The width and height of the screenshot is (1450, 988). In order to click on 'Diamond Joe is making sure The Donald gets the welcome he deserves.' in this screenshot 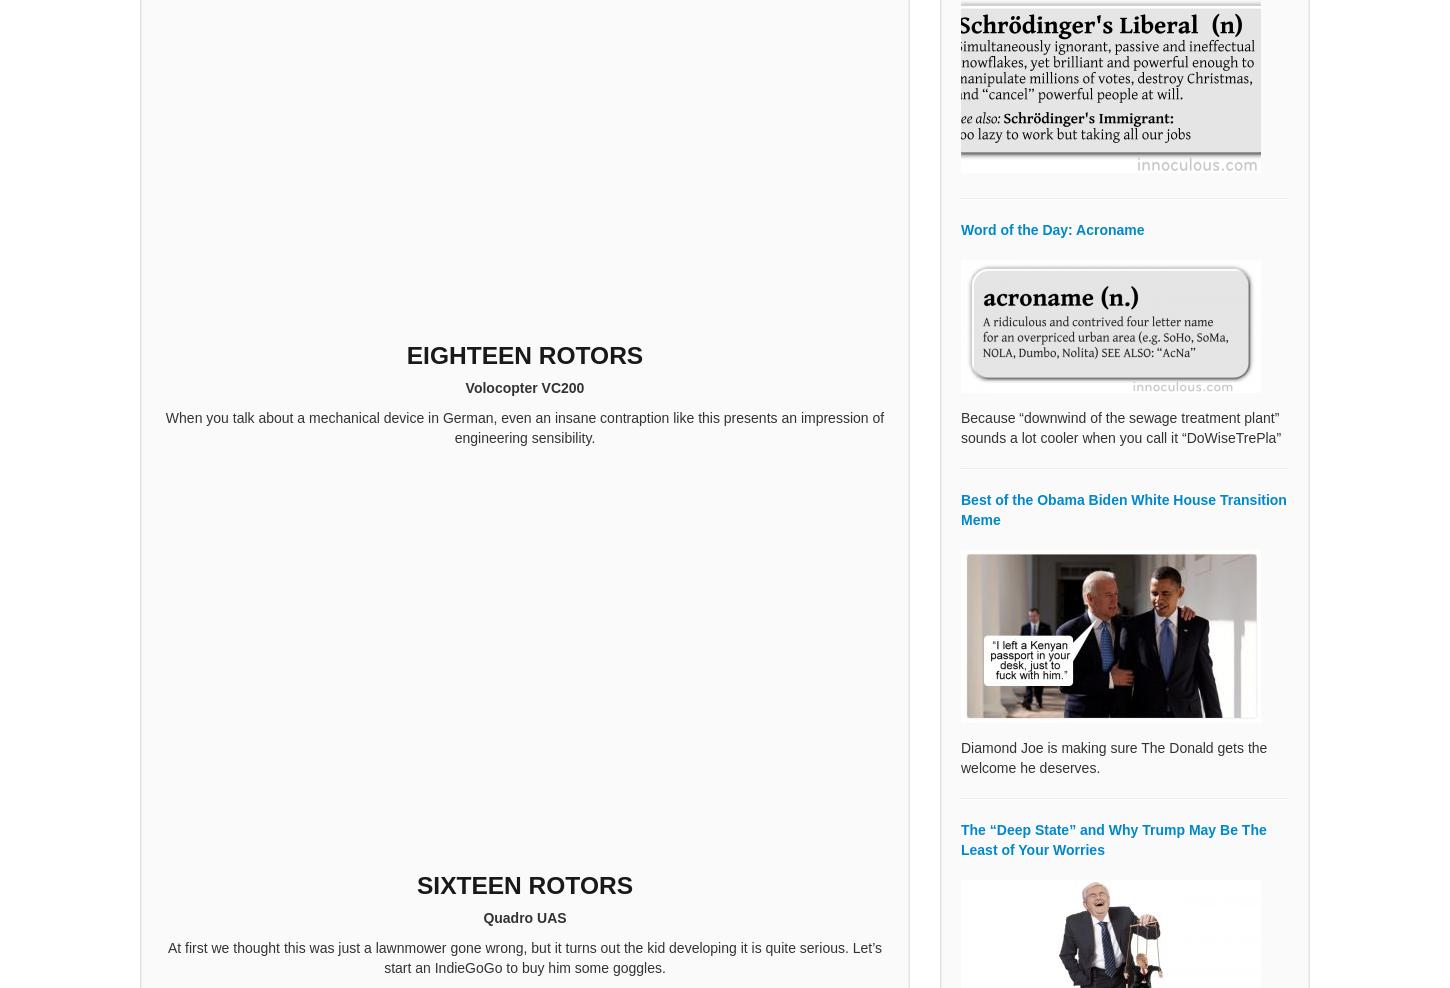, I will do `click(1113, 756)`.